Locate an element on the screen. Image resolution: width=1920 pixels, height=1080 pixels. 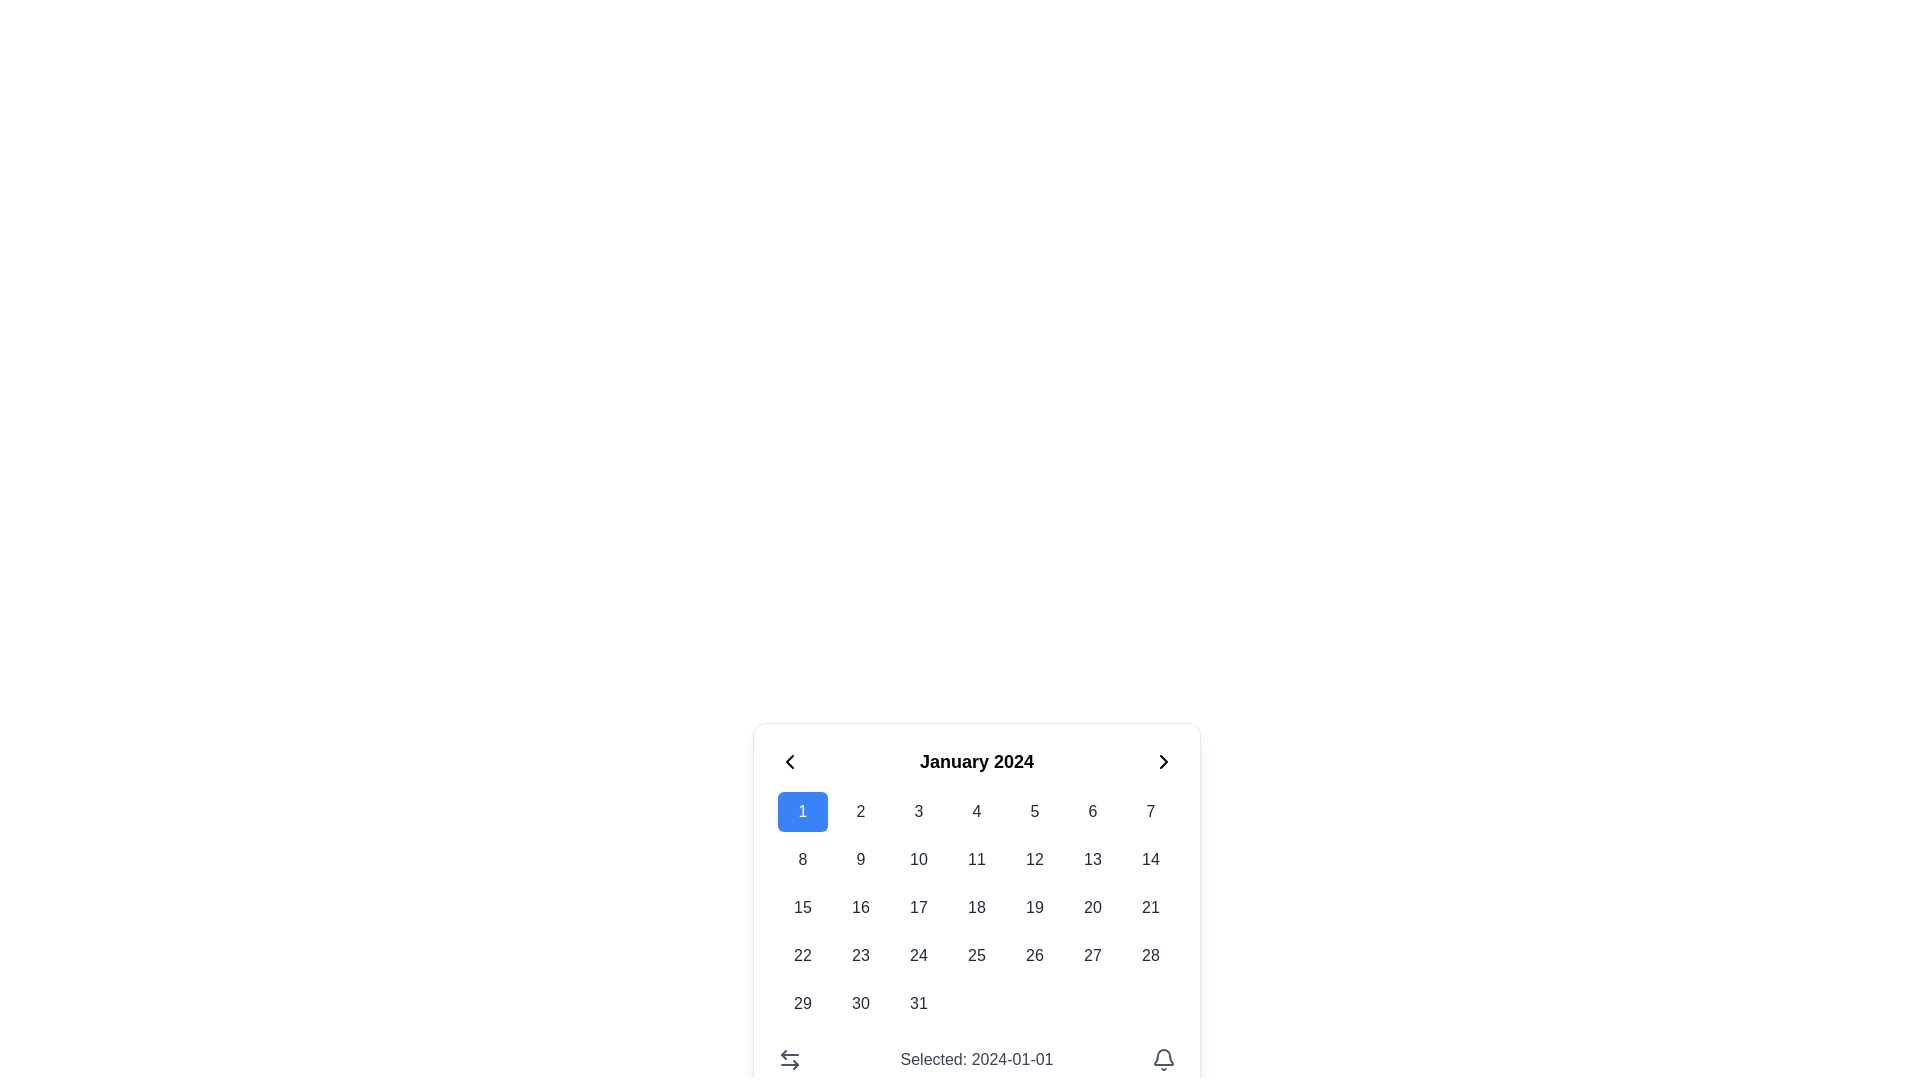
the rectangular button with a rounded corner design, featuring a gray background and a centered black numeral '6' is located at coordinates (1092, 812).